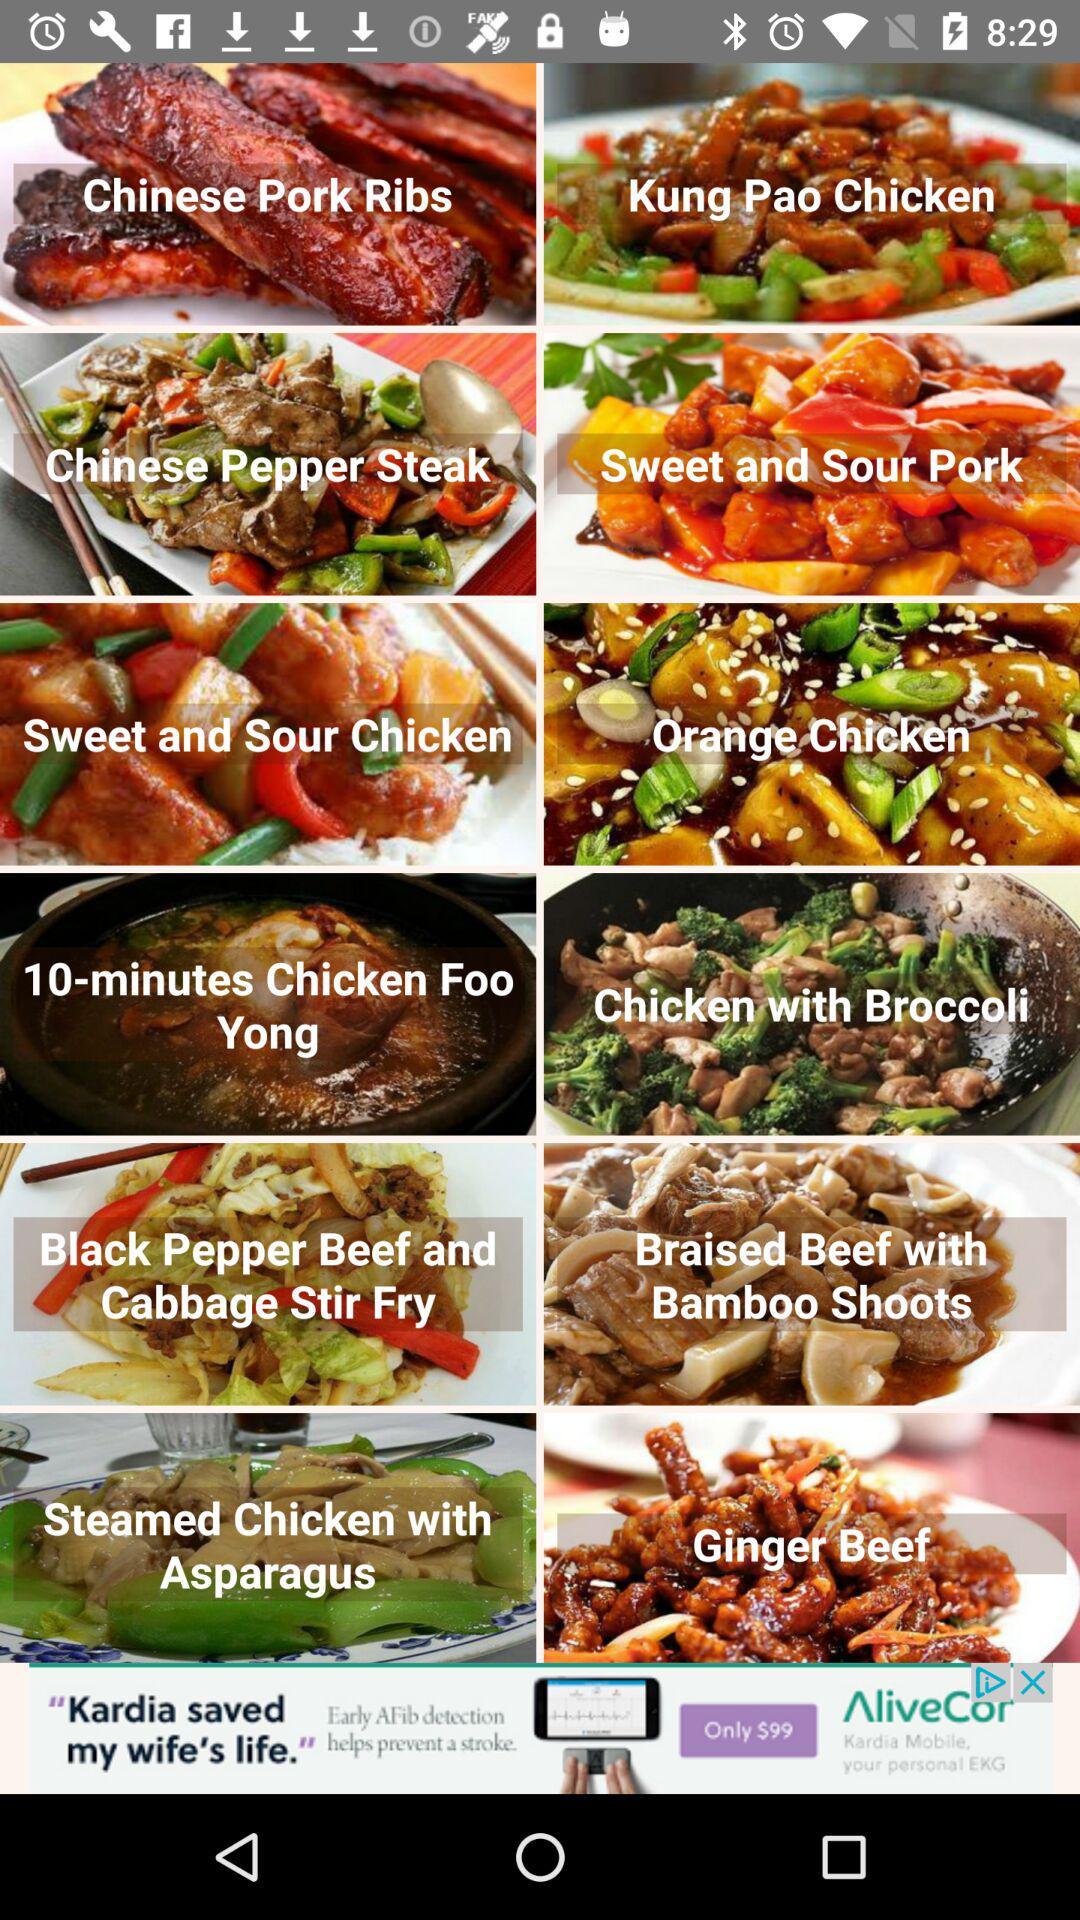 This screenshot has width=1080, height=1920. What do you see at coordinates (540, 1727) in the screenshot?
I see `open advertisement` at bounding box center [540, 1727].